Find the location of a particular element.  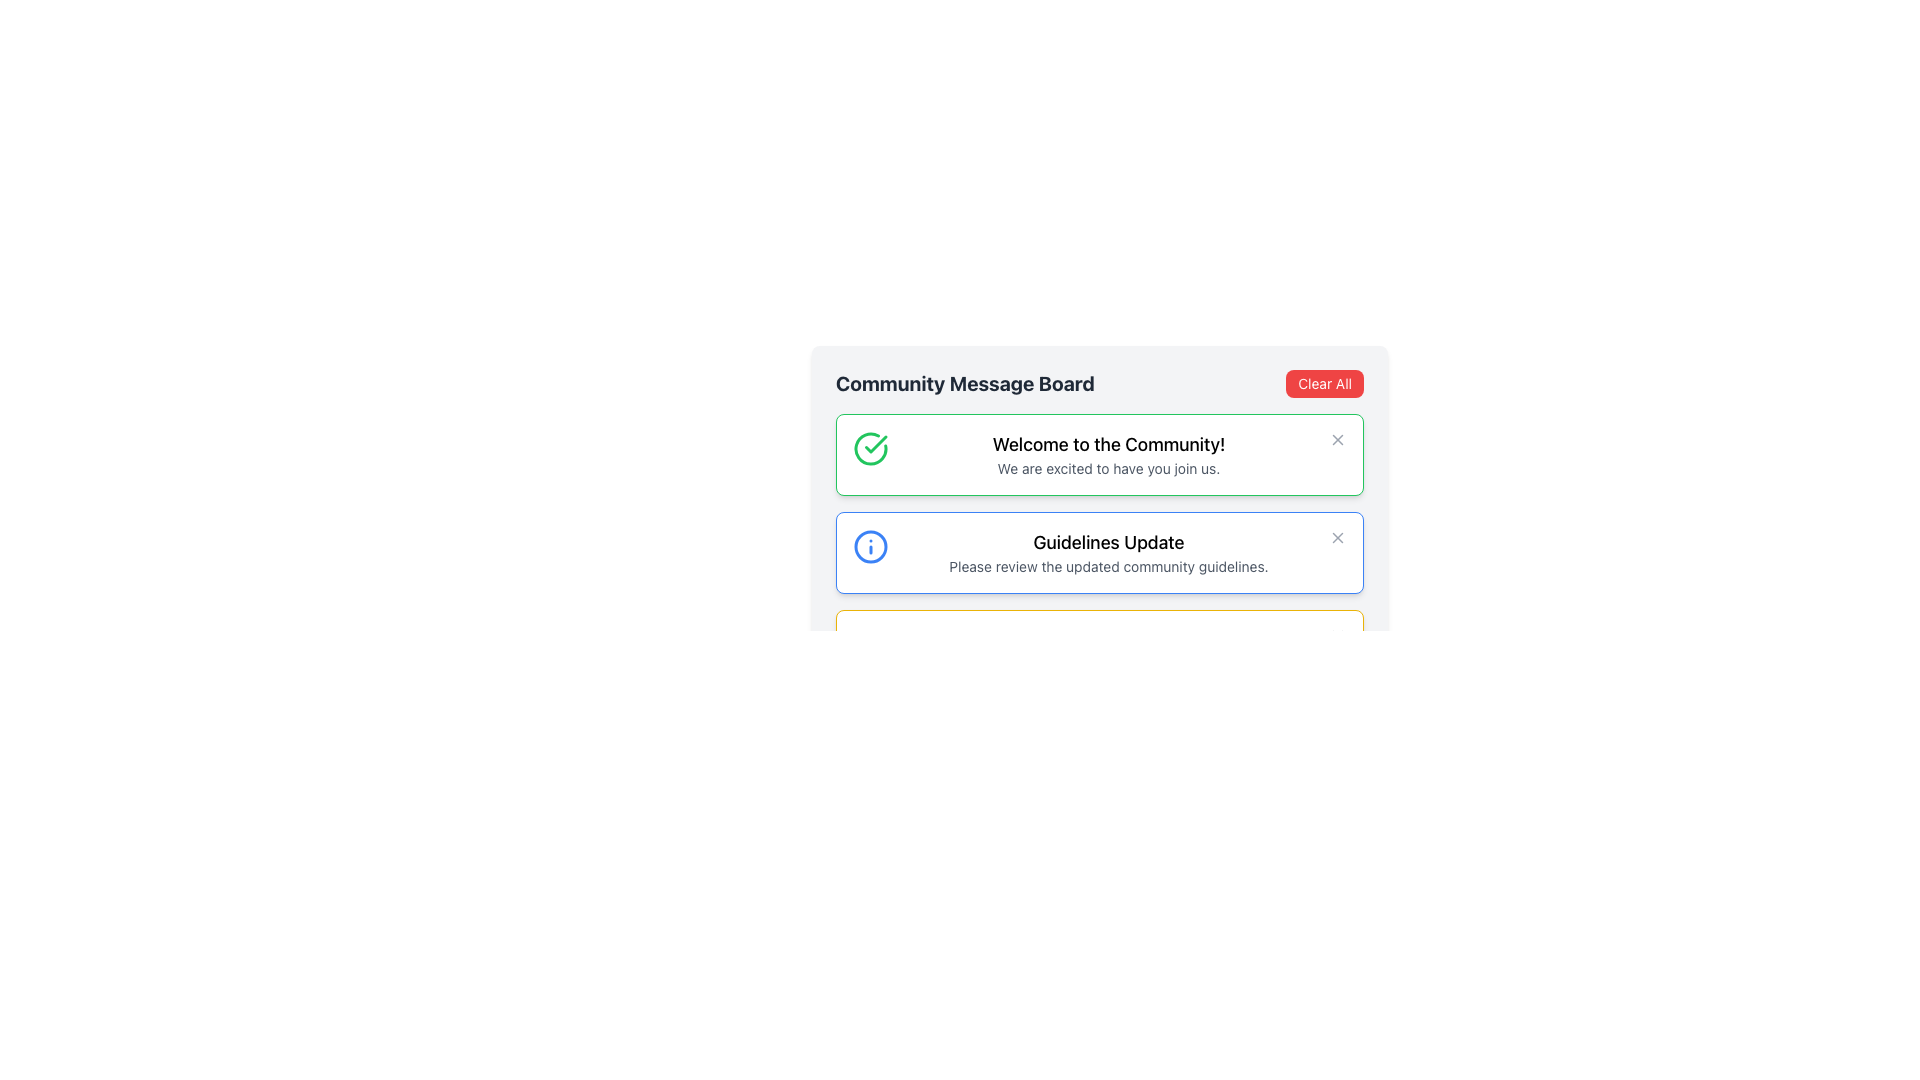

the updated community guidelines information displayed in the second informational text block on the Community Message Board interface, which is highlighted with a blue border and located just below the information icon is located at coordinates (1107, 552).